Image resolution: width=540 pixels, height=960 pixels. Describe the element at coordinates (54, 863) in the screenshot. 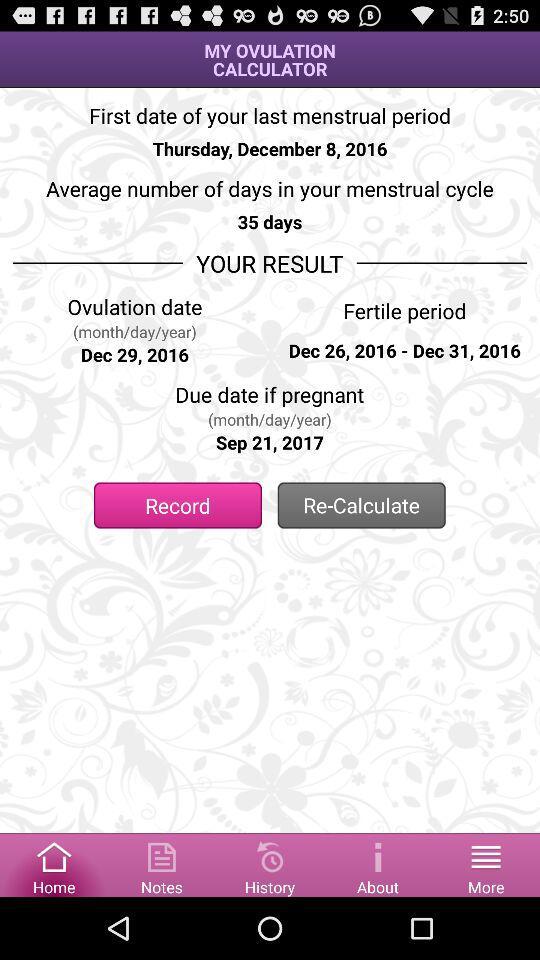

I see `home box` at that location.